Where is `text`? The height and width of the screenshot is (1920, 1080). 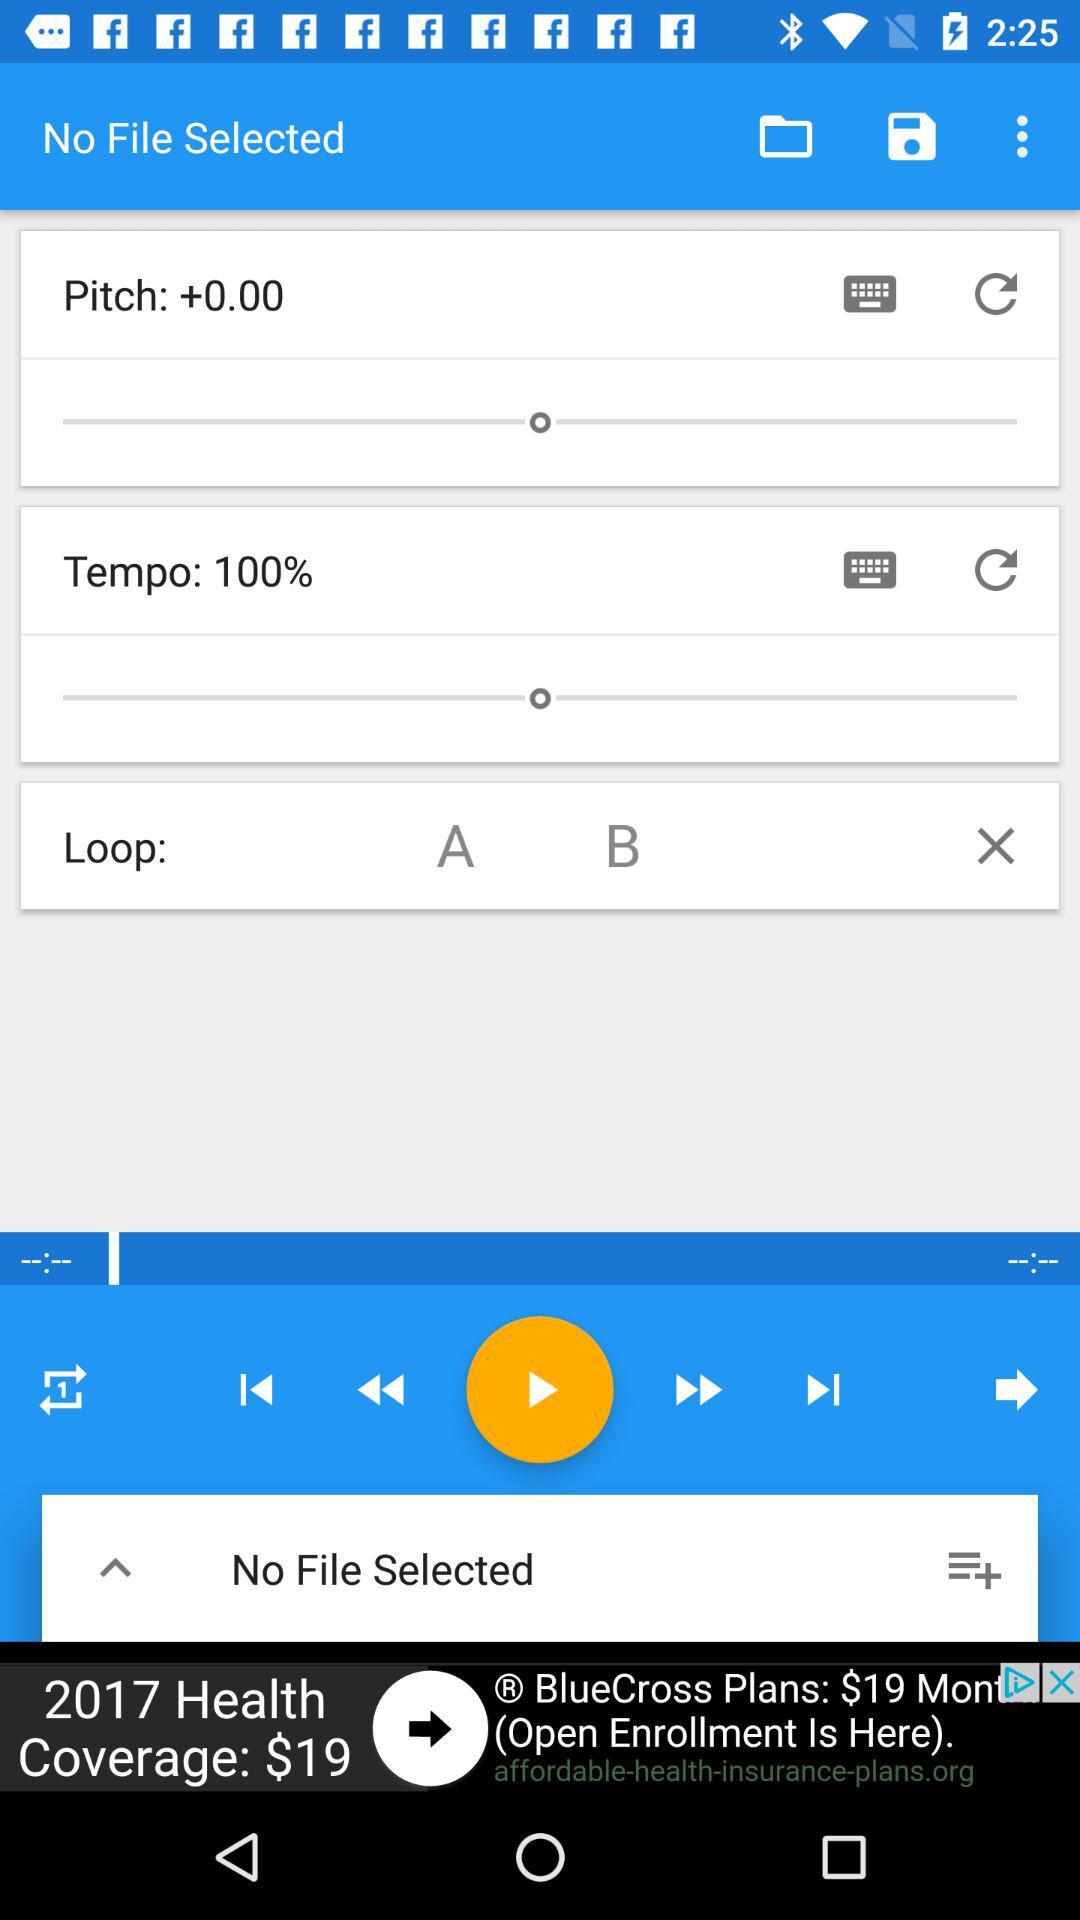 text is located at coordinates (869, 569).